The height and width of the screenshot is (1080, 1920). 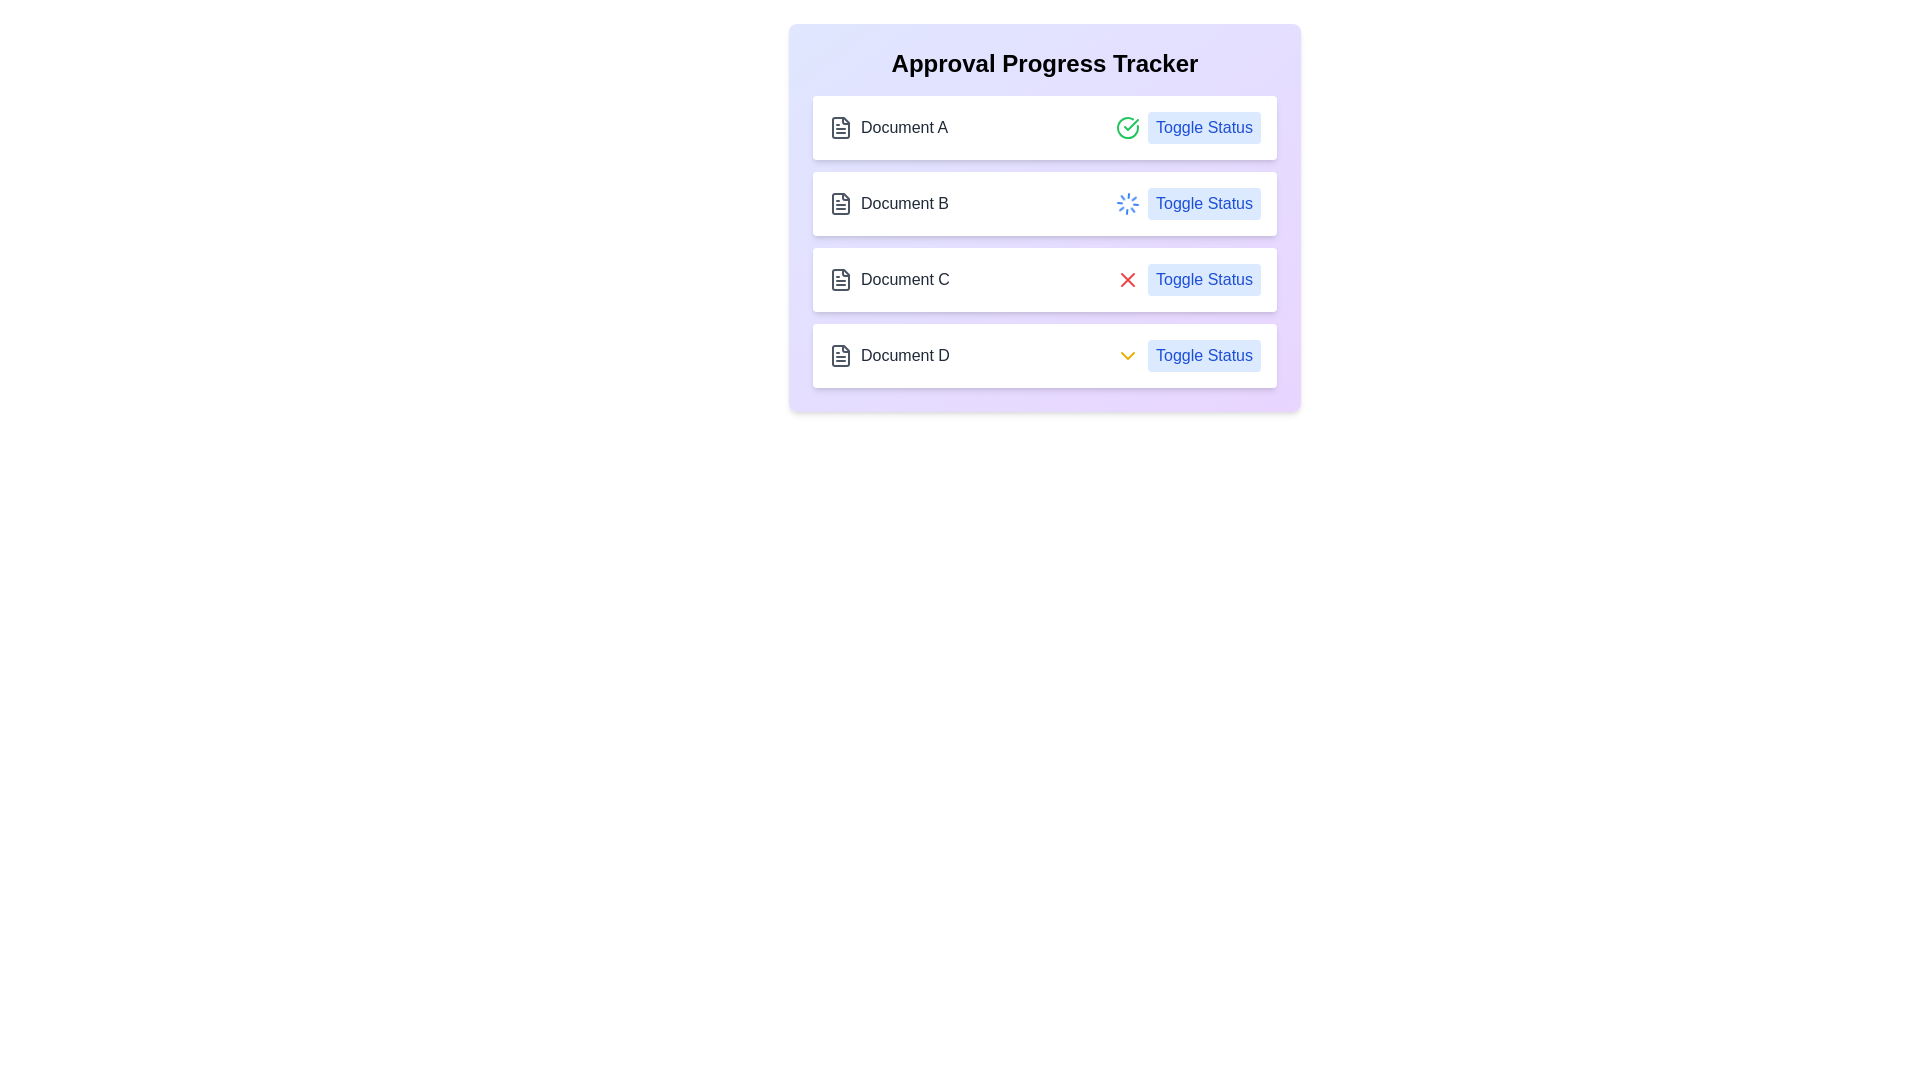 What do you see at coordinates (1188, 204) in the screenshot?
I see `the toggle button for 'Document B' in the 'Approval Progress Tracker' list` at bounding box center [1188, 204].